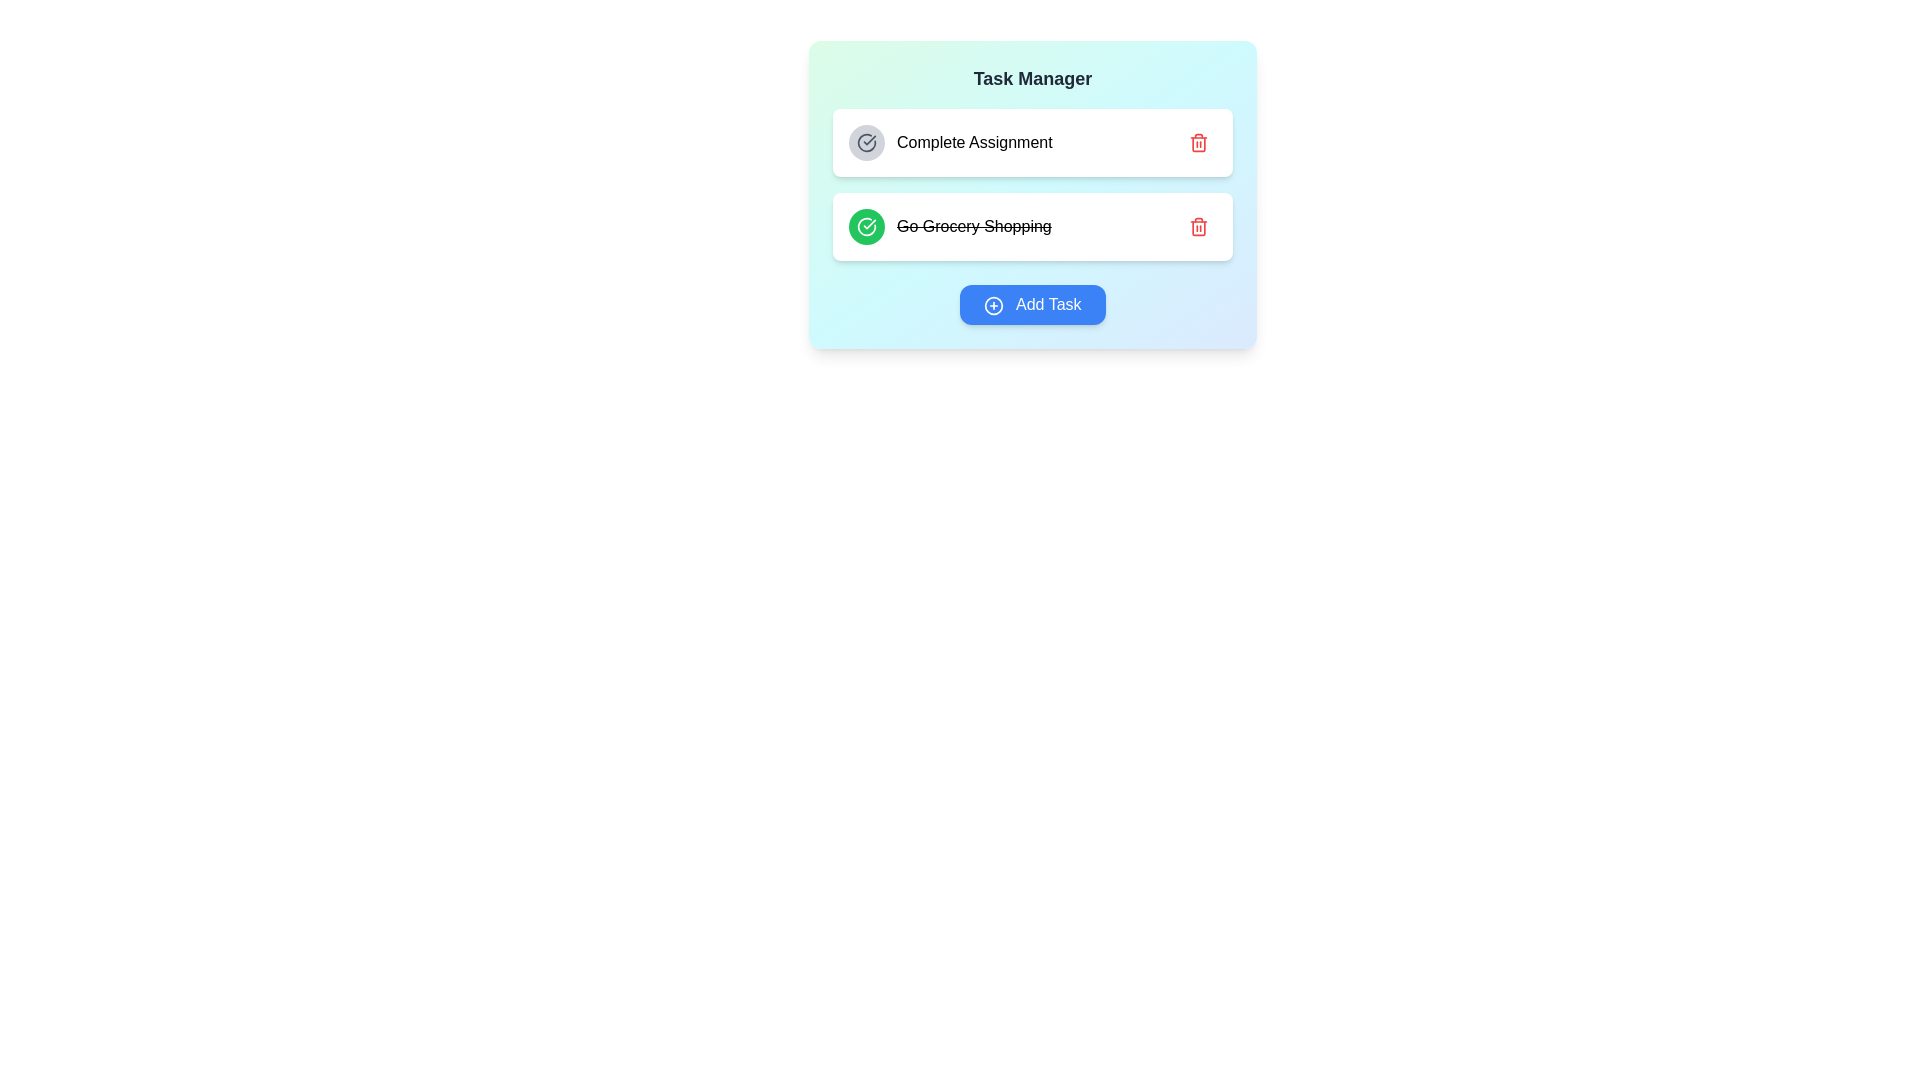 The width and height of the screenshot is (1920, 1080). What do you see at coordinates (867, 226) in the screenshot?
I see `the circular green button with a white checkmark icon next to the 'Go Grocery Shopping' label to mark the task as completed` at bounding box center [867, 226].